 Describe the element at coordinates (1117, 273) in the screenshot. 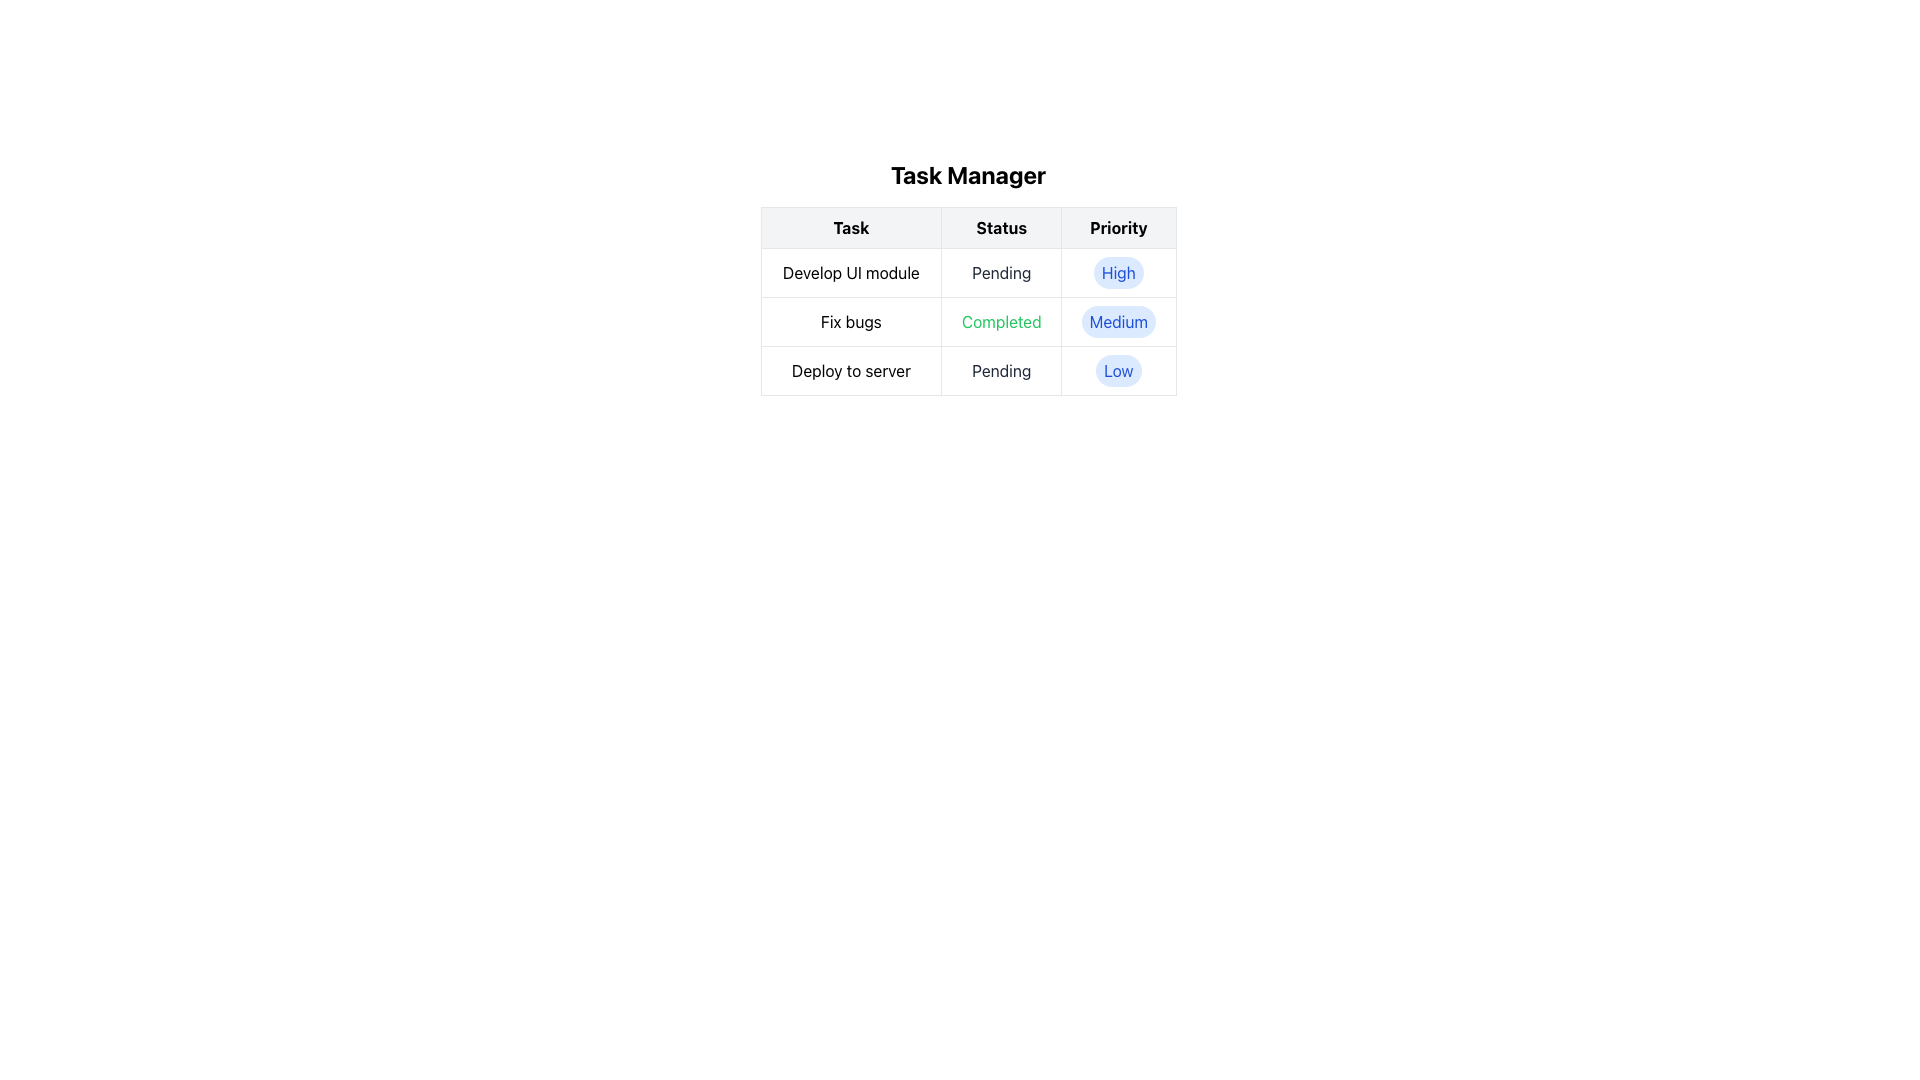

I see `the 'High' priority indicator button, which is a blue rectangular component with rounded edges located in the 'Priority' column of the 'Develop UI module' row` at that location.